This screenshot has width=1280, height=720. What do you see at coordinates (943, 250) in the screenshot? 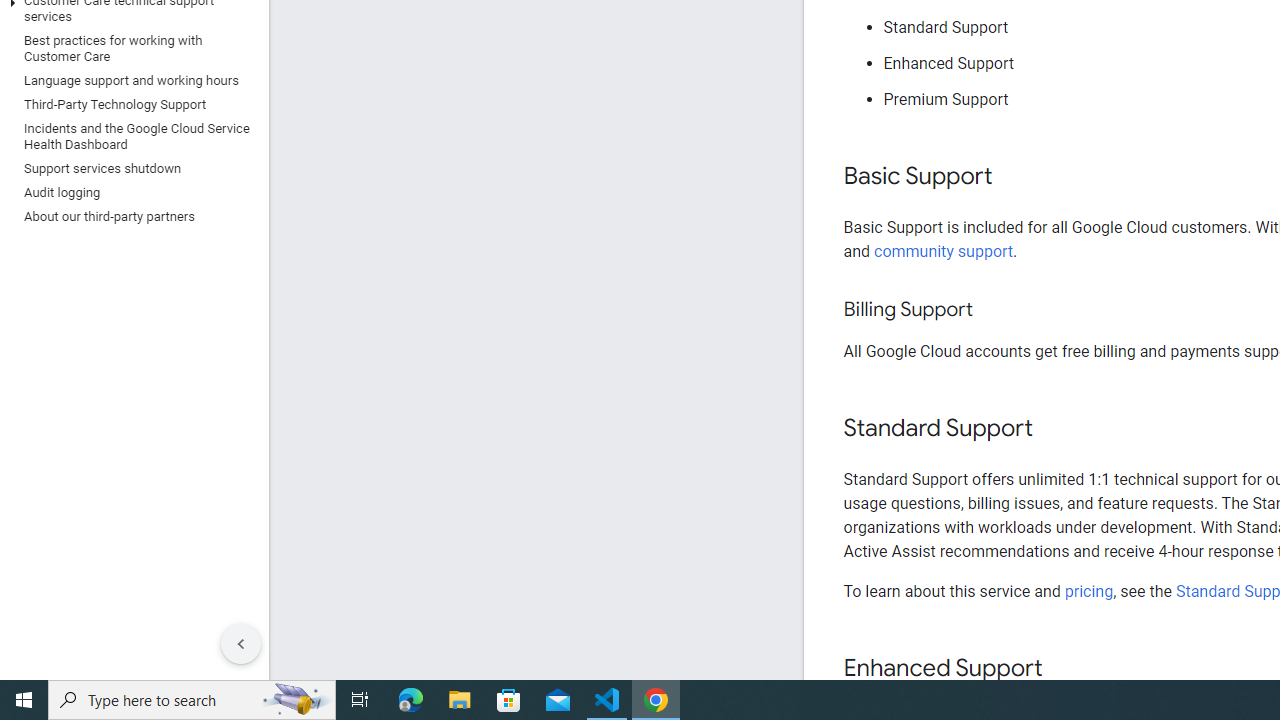
I see `'community support'` at bounding box center [943, 250].